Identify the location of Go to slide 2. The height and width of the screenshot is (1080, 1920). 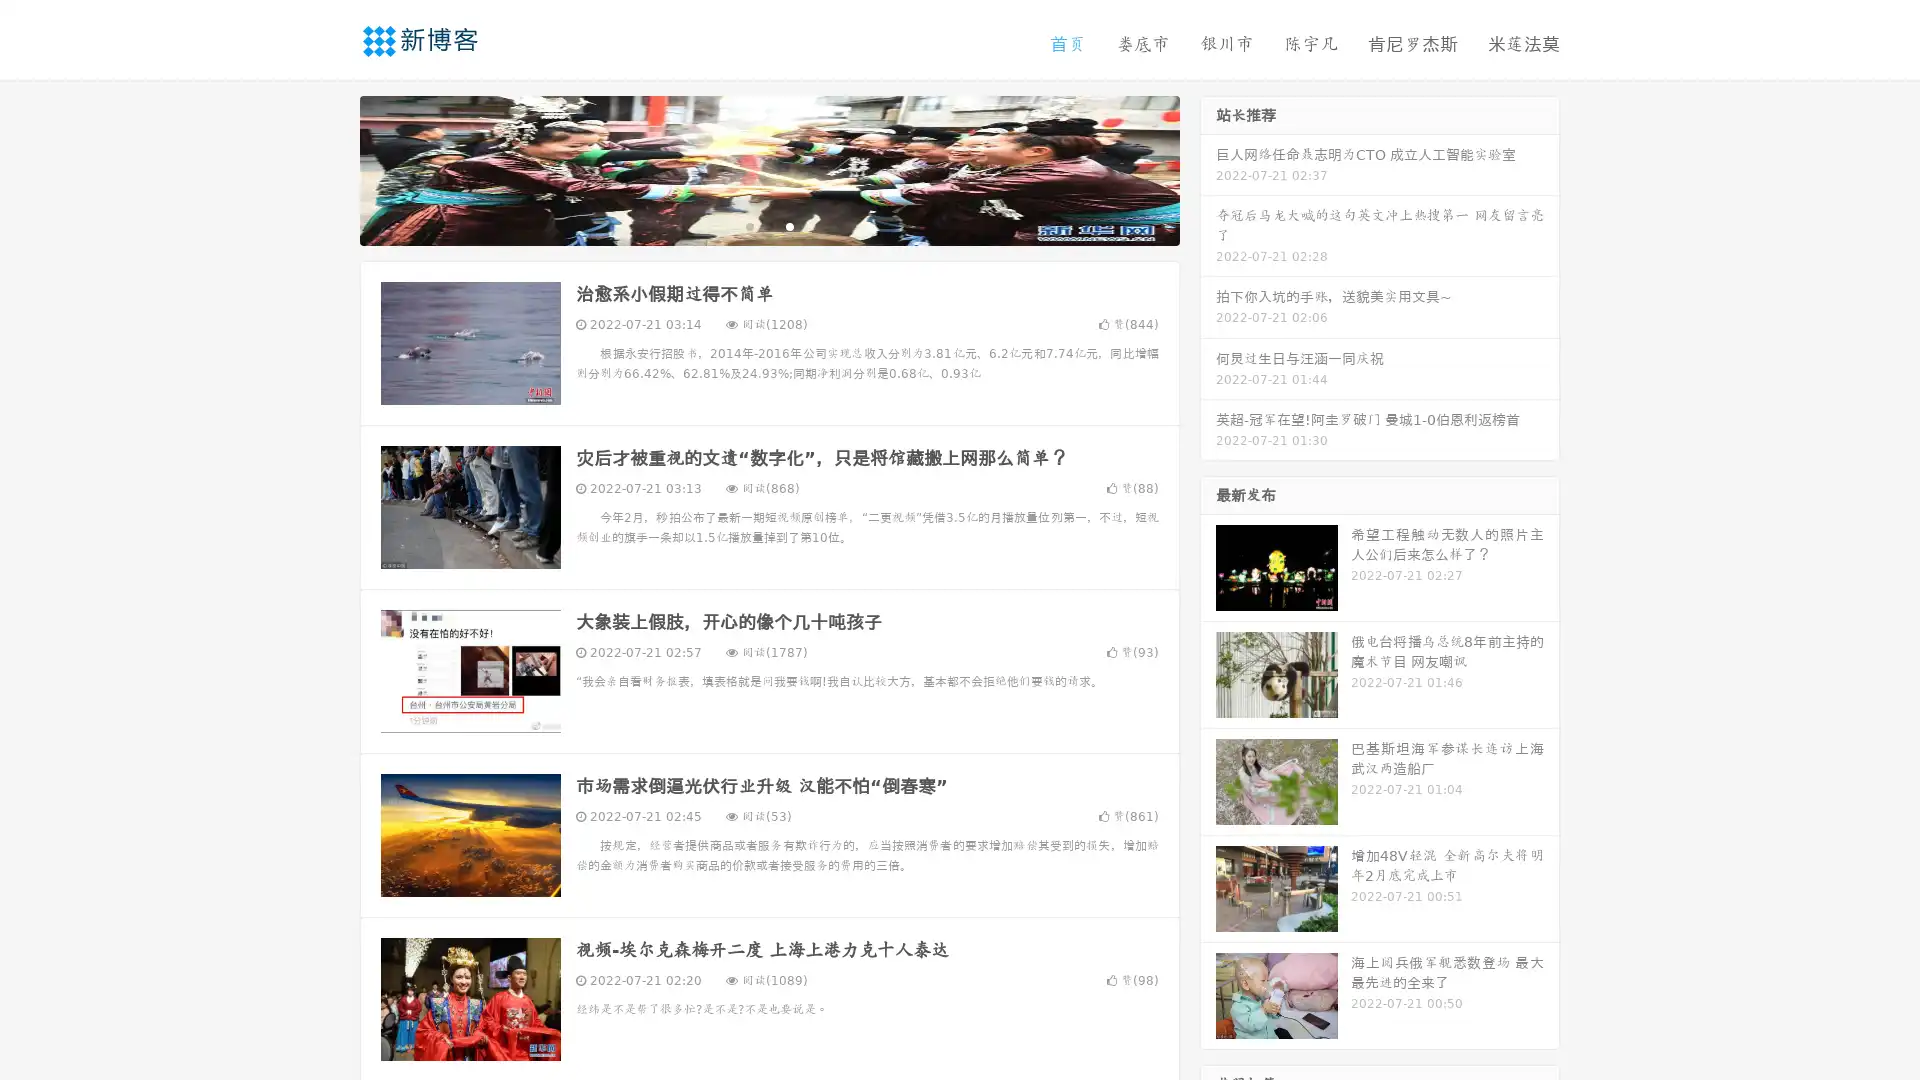
(768, 225).